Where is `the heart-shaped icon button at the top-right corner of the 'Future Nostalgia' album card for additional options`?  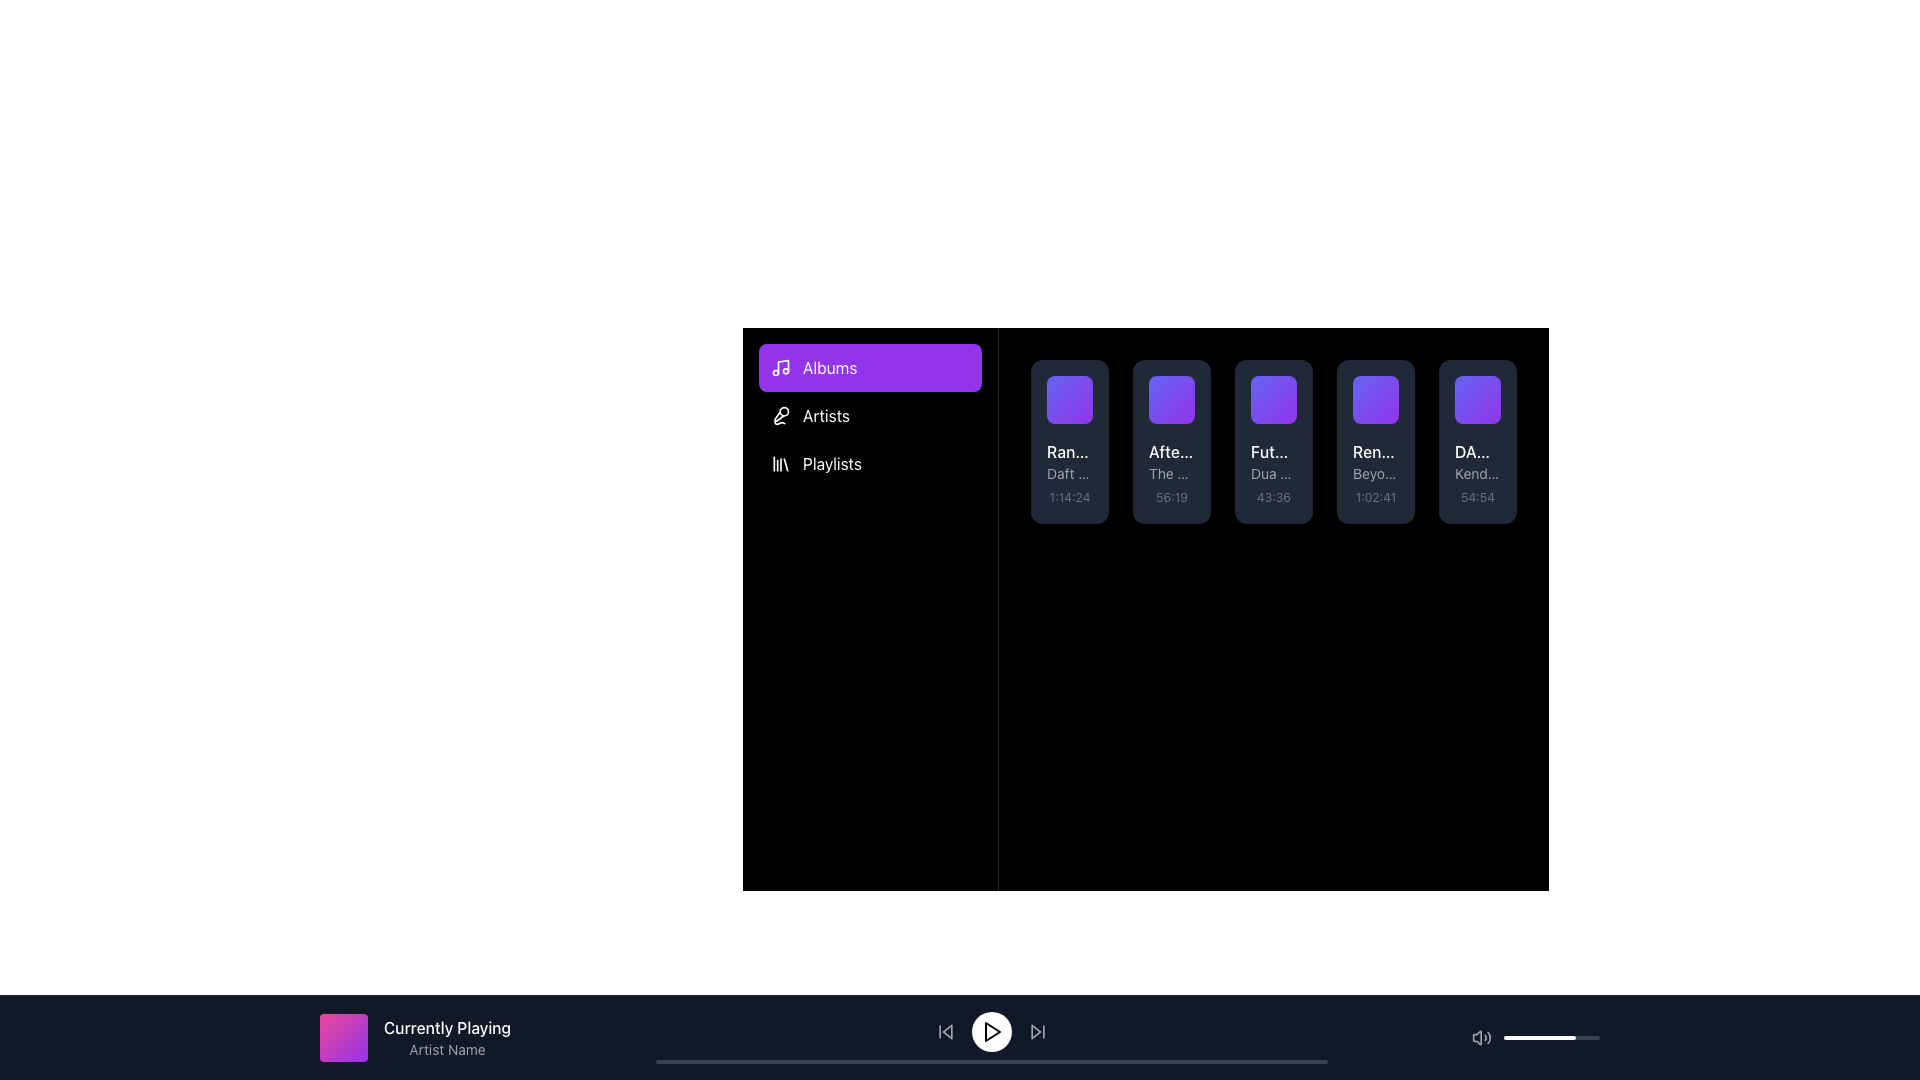 the heart-shaped icon button at the top-right corner of the 'Future Nostalgia' album card for additional options is located at coordinates (1285, 388).